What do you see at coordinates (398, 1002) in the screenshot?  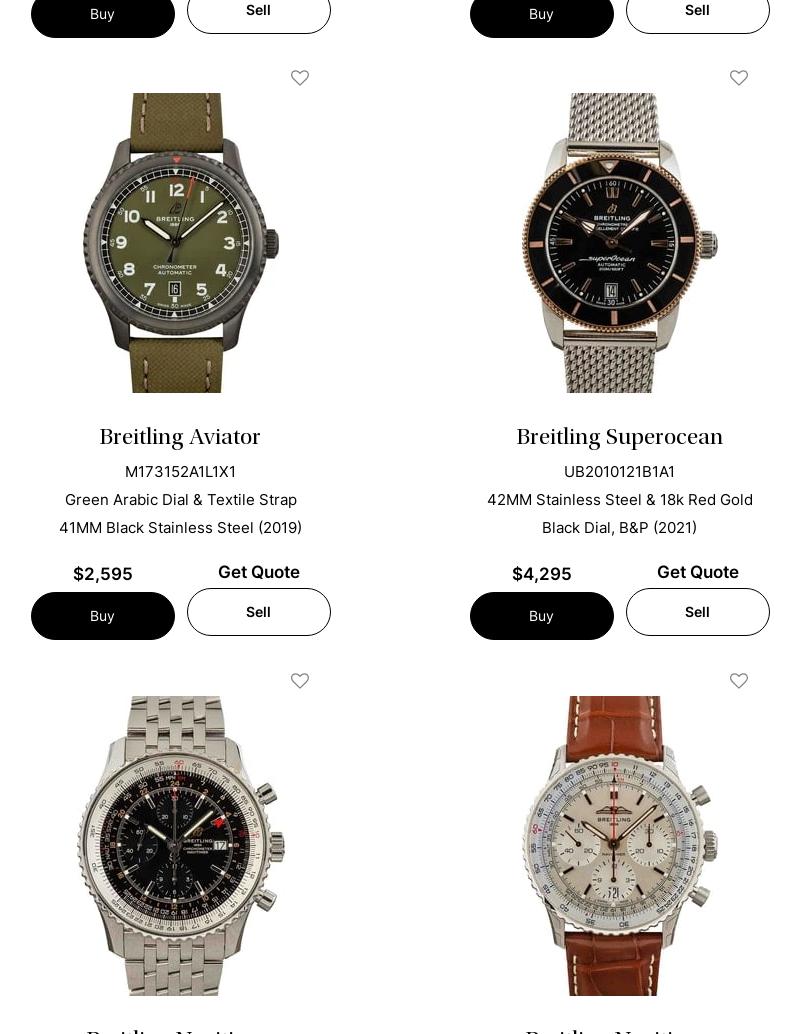 I see `'Timeless Style Delivered To Your Inbox'` at bounding box center [398, 1002].